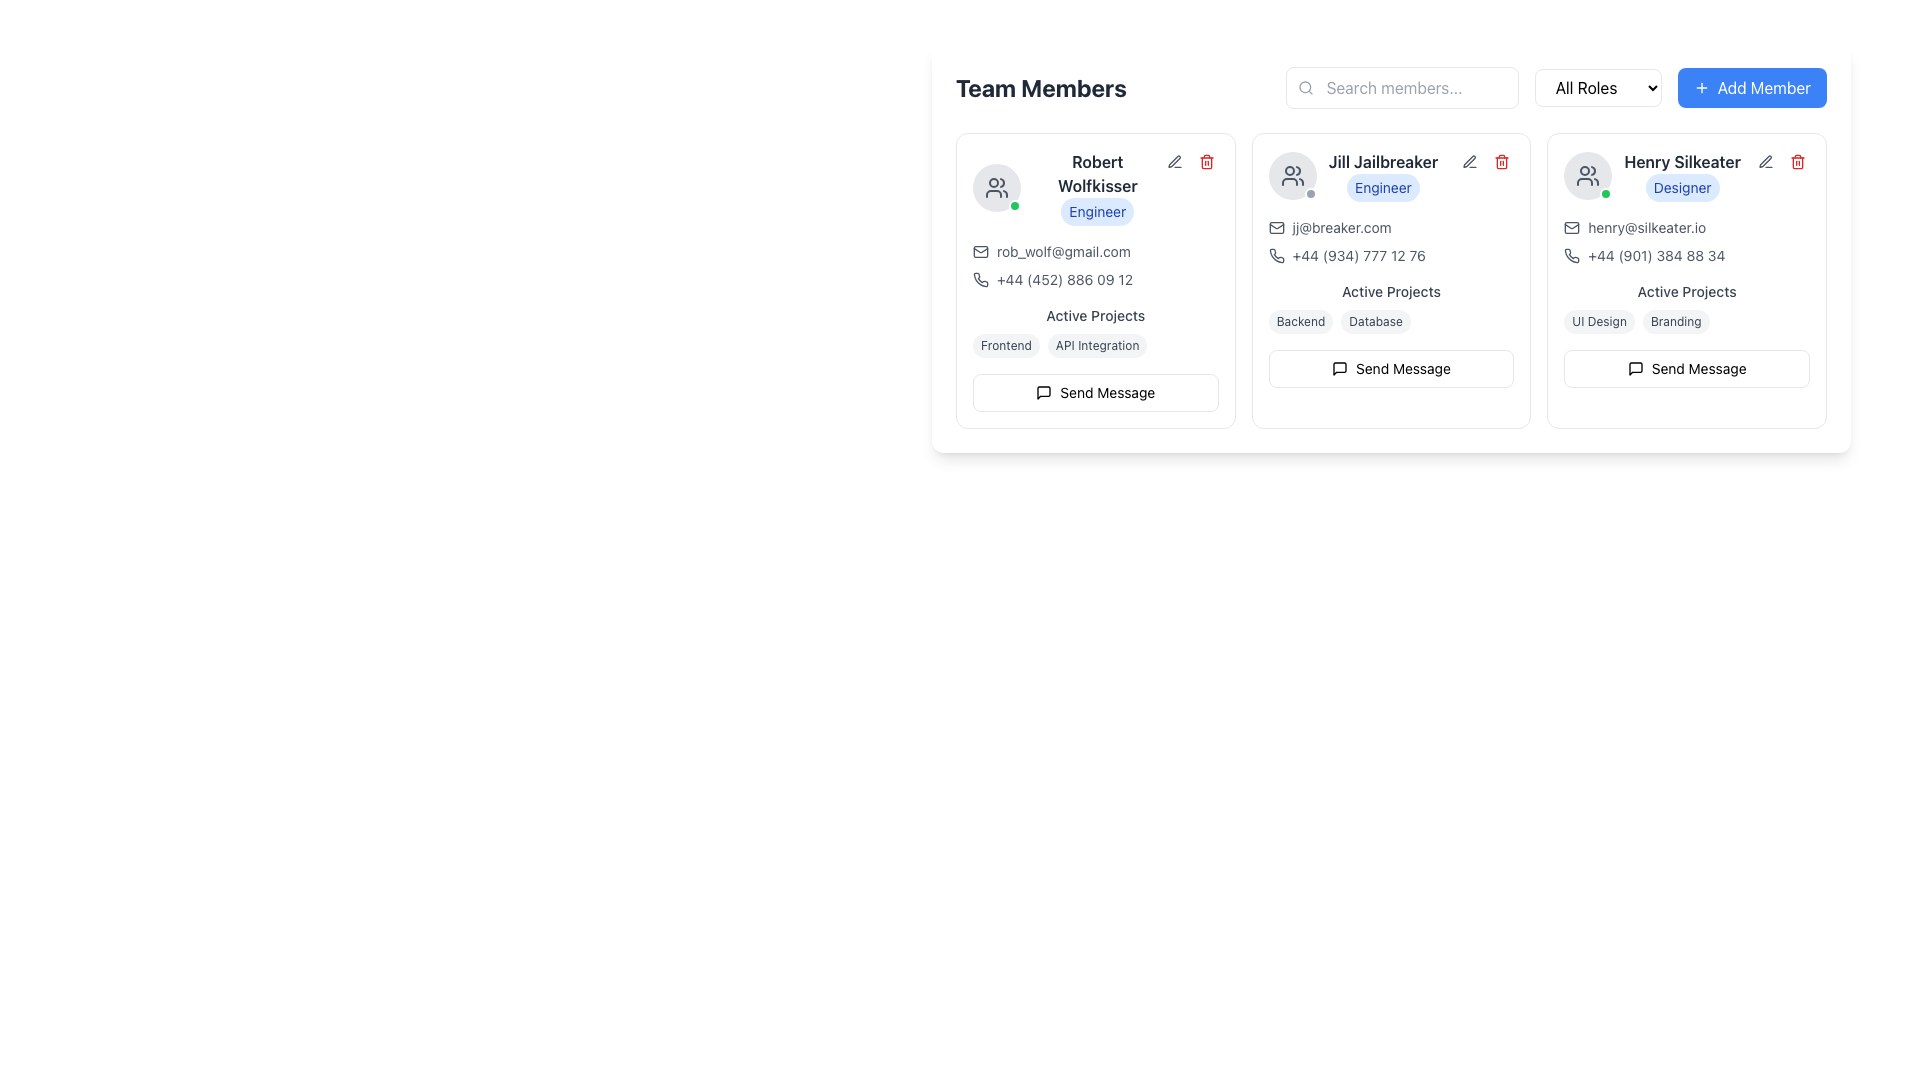 The image size is (1920, 1080). What do you see at coordinates (980, 280) in the screenshot?
I see `the small phone icon with a minimalist design located in the contact information section of the first team member card, positioned at the top left corner adjacent to the phone number '+44 (452) 886 09 12'` at bounding box center [980, 280].